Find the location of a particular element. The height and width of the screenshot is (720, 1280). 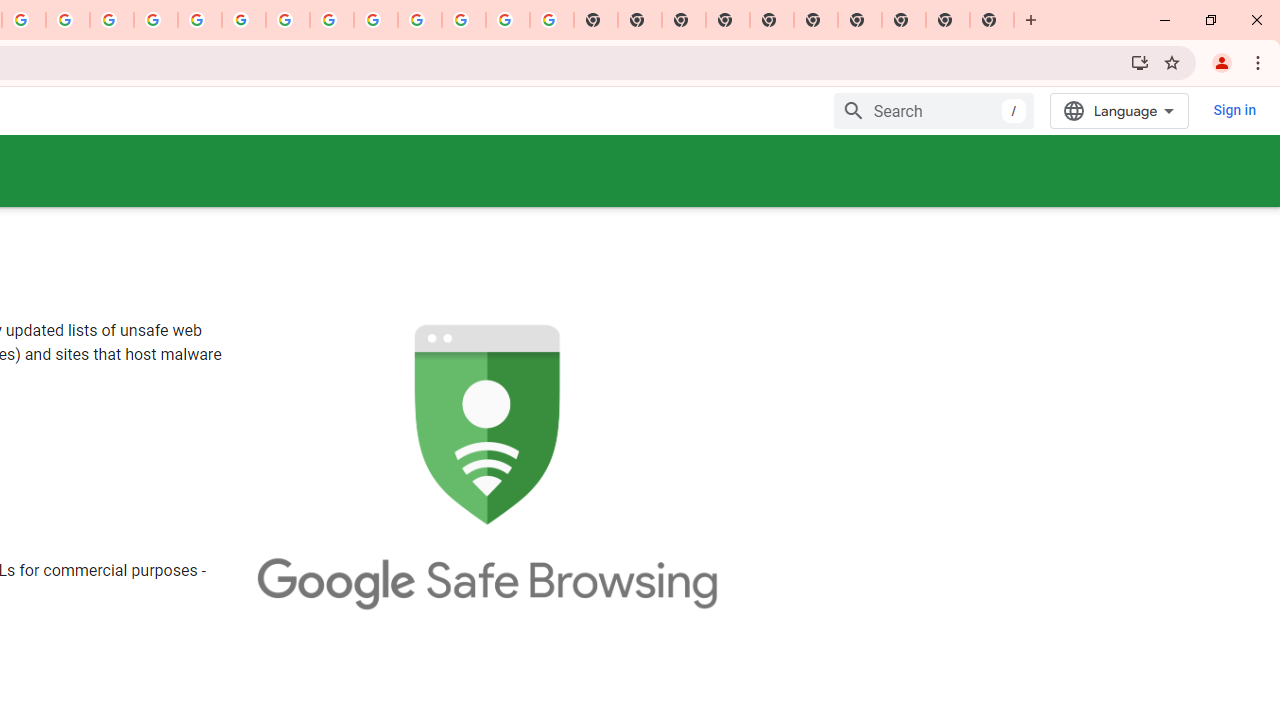

'Google Images' is located at coordinates (551, 20).